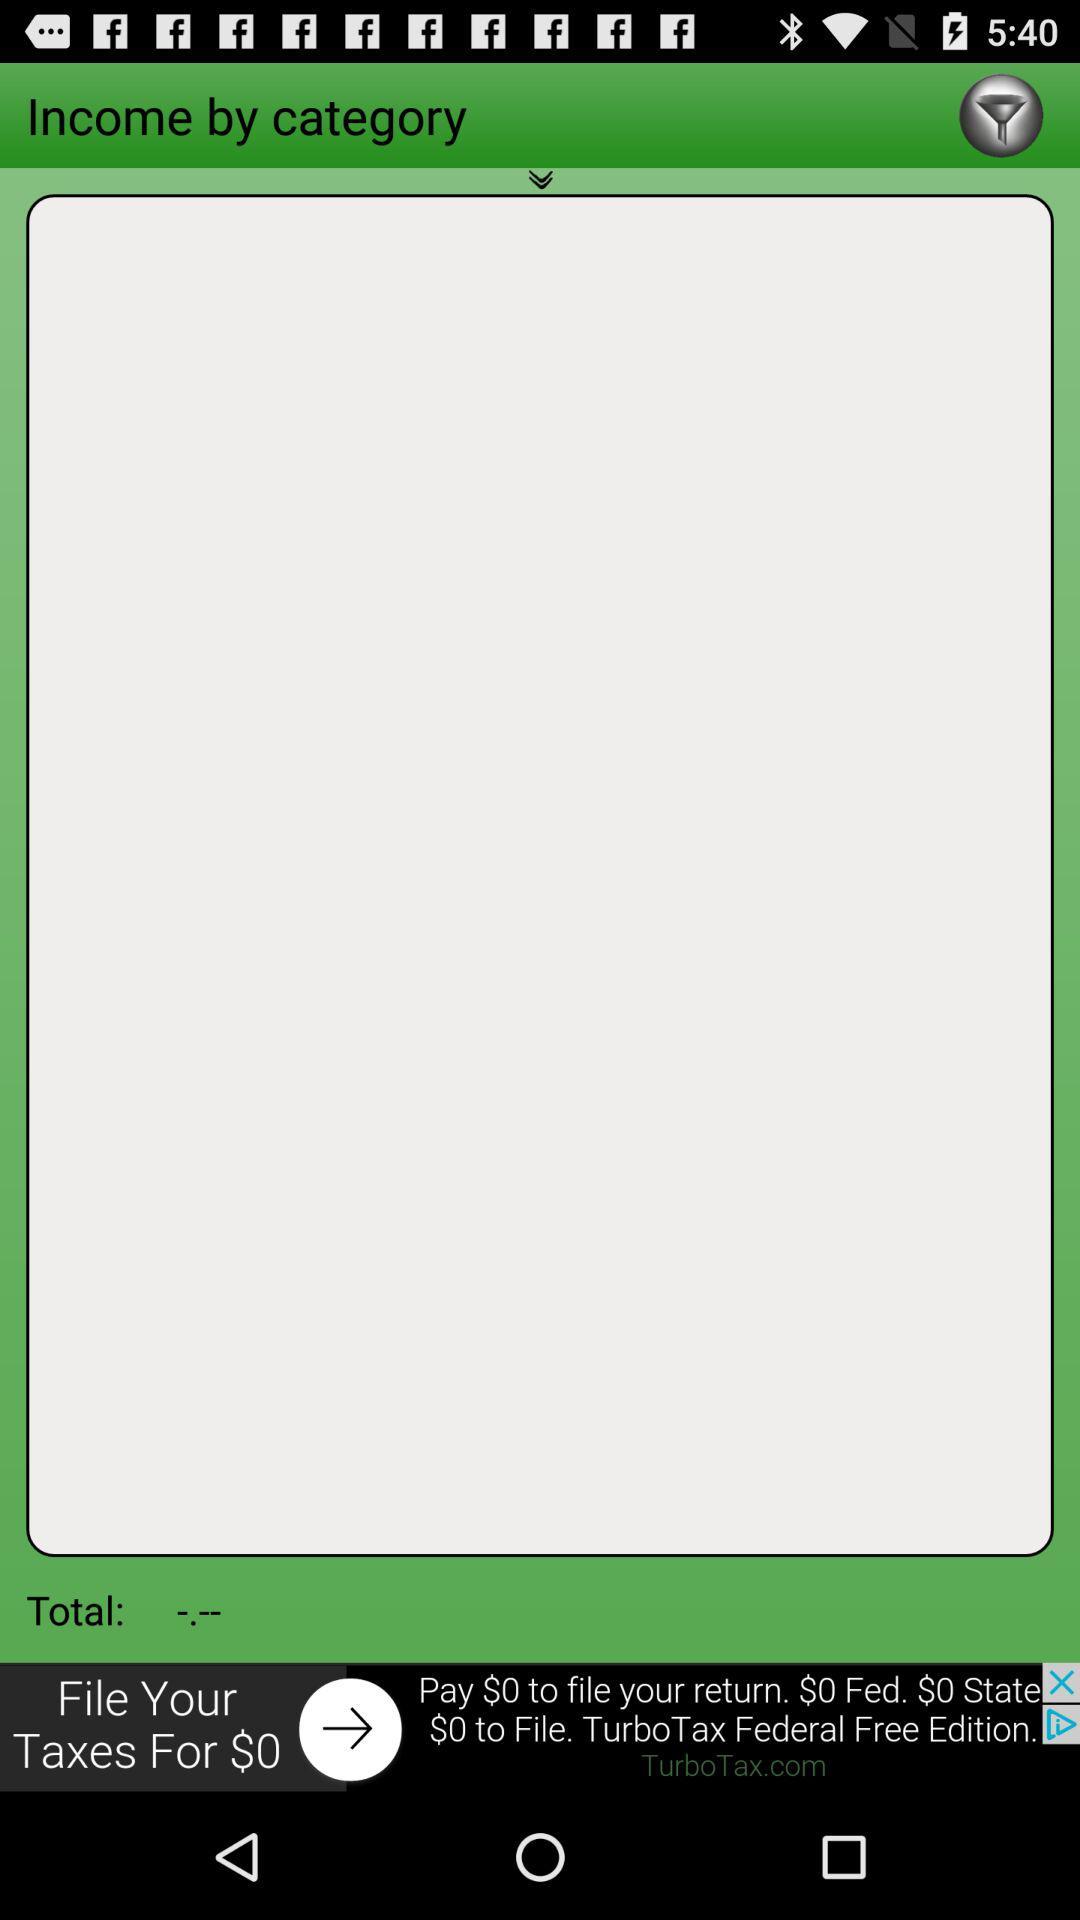 The image size is (1080, 1920). Describe the element at coordinates (1001, 122) in the screenshot. I see `the filter icon` at that location.